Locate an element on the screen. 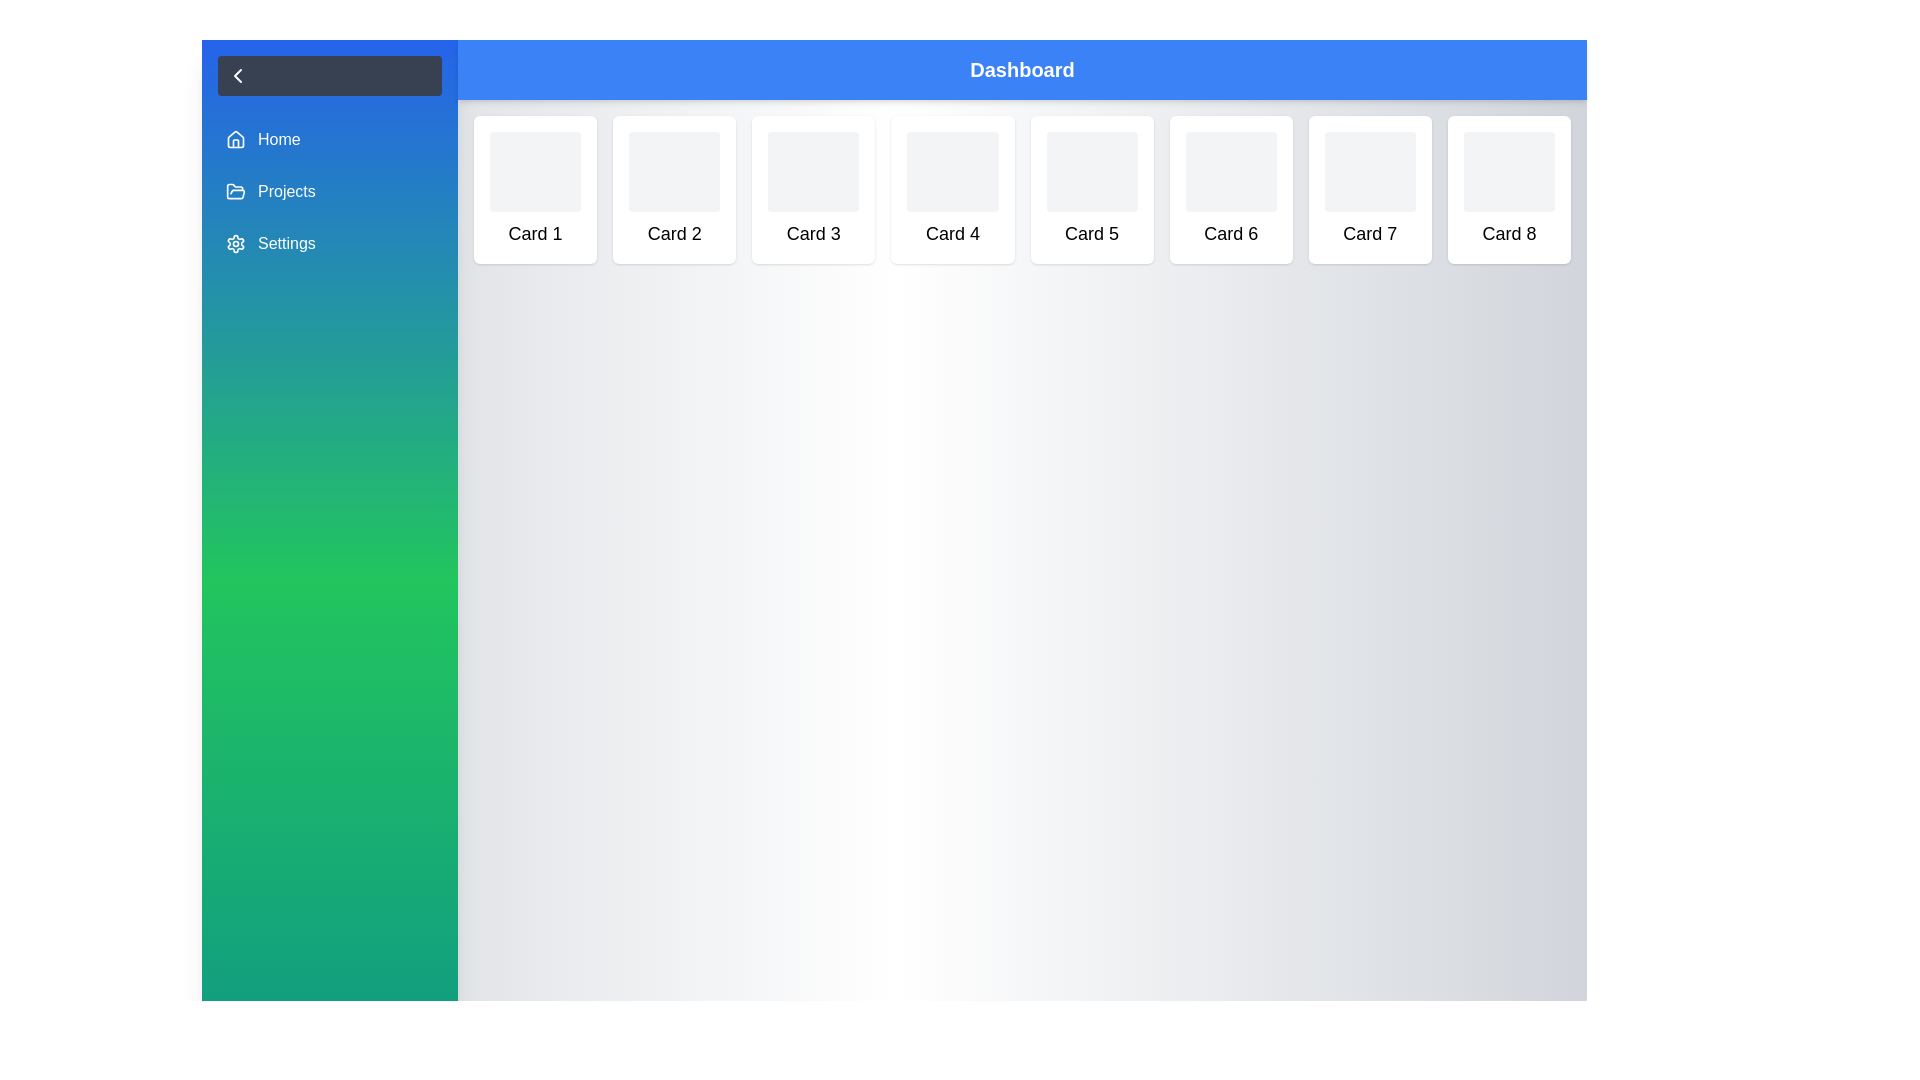  the navigation item Home is located at coordinates (330, 138).